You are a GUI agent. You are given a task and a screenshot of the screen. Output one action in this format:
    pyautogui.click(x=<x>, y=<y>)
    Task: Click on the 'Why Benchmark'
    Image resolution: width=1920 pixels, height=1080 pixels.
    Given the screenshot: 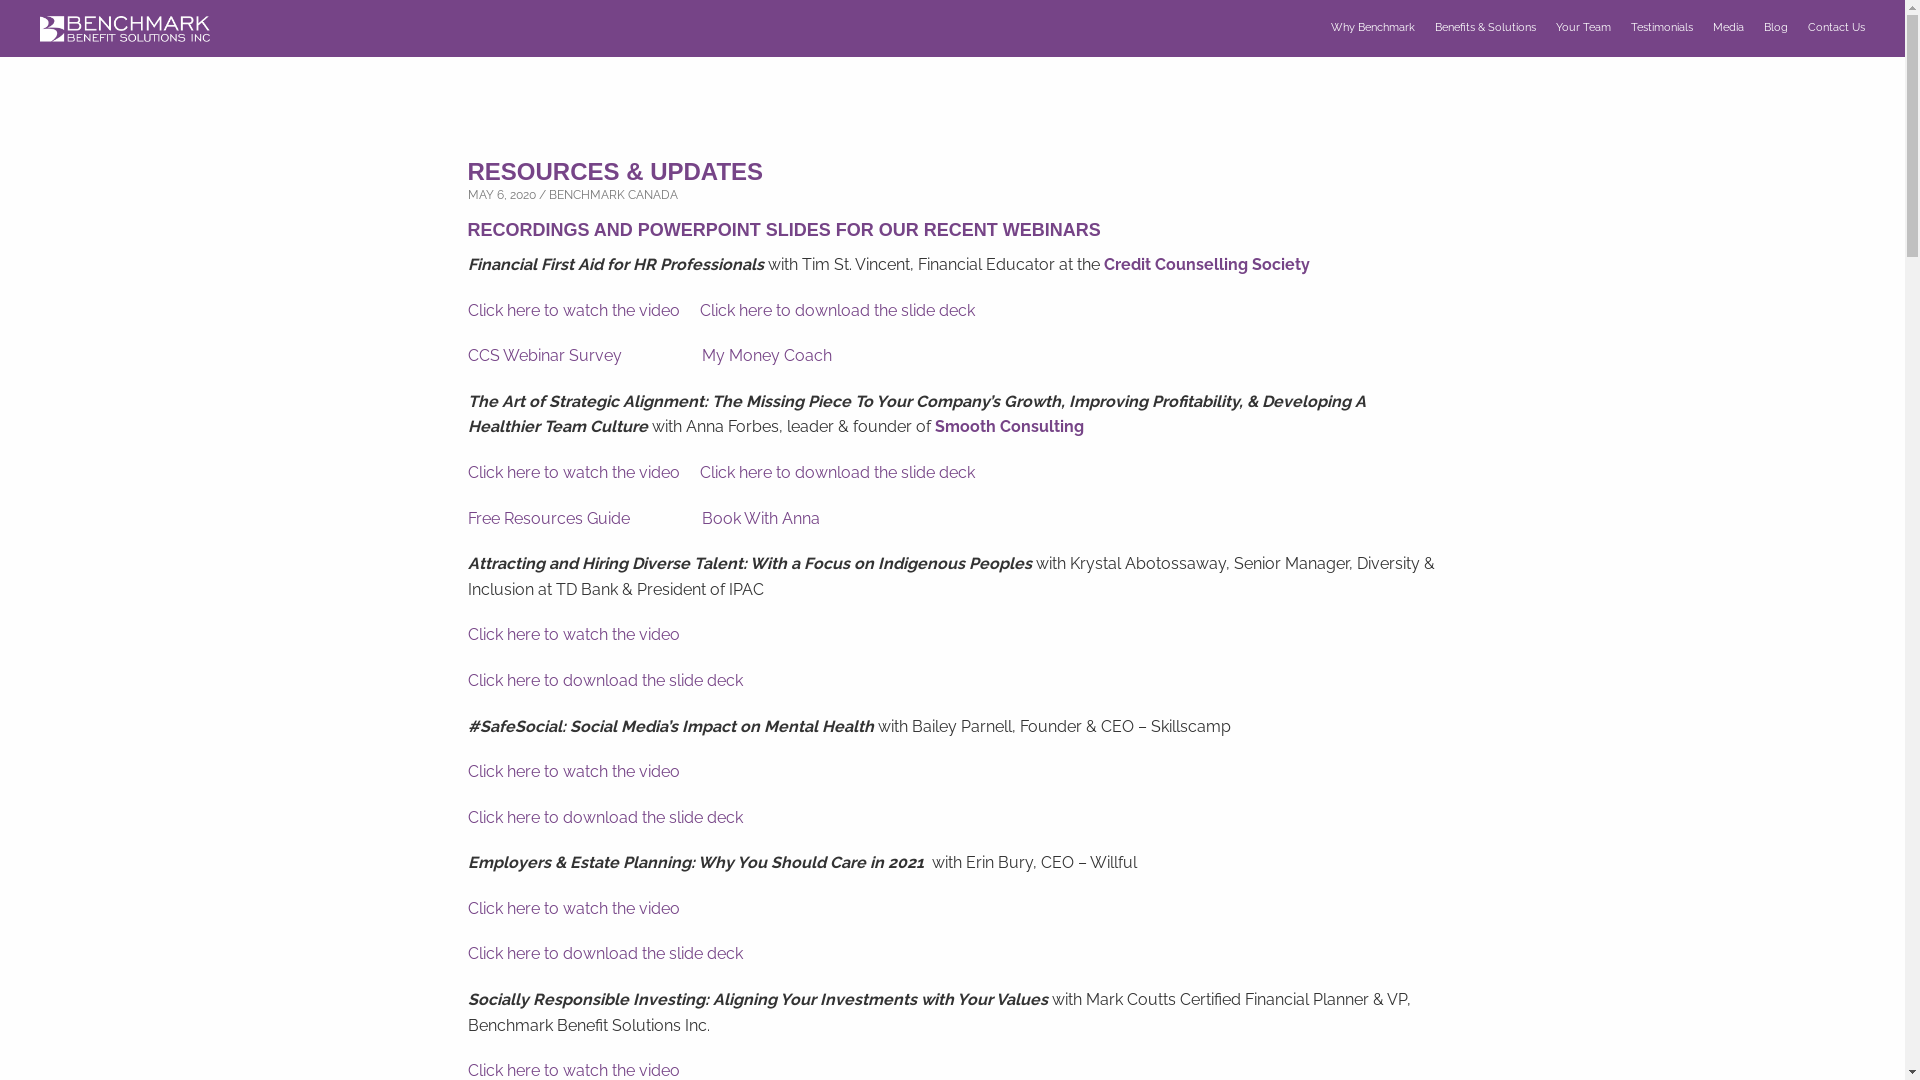 What is the action you would take?
    pyautogui.click(x=1371, y=27)
    